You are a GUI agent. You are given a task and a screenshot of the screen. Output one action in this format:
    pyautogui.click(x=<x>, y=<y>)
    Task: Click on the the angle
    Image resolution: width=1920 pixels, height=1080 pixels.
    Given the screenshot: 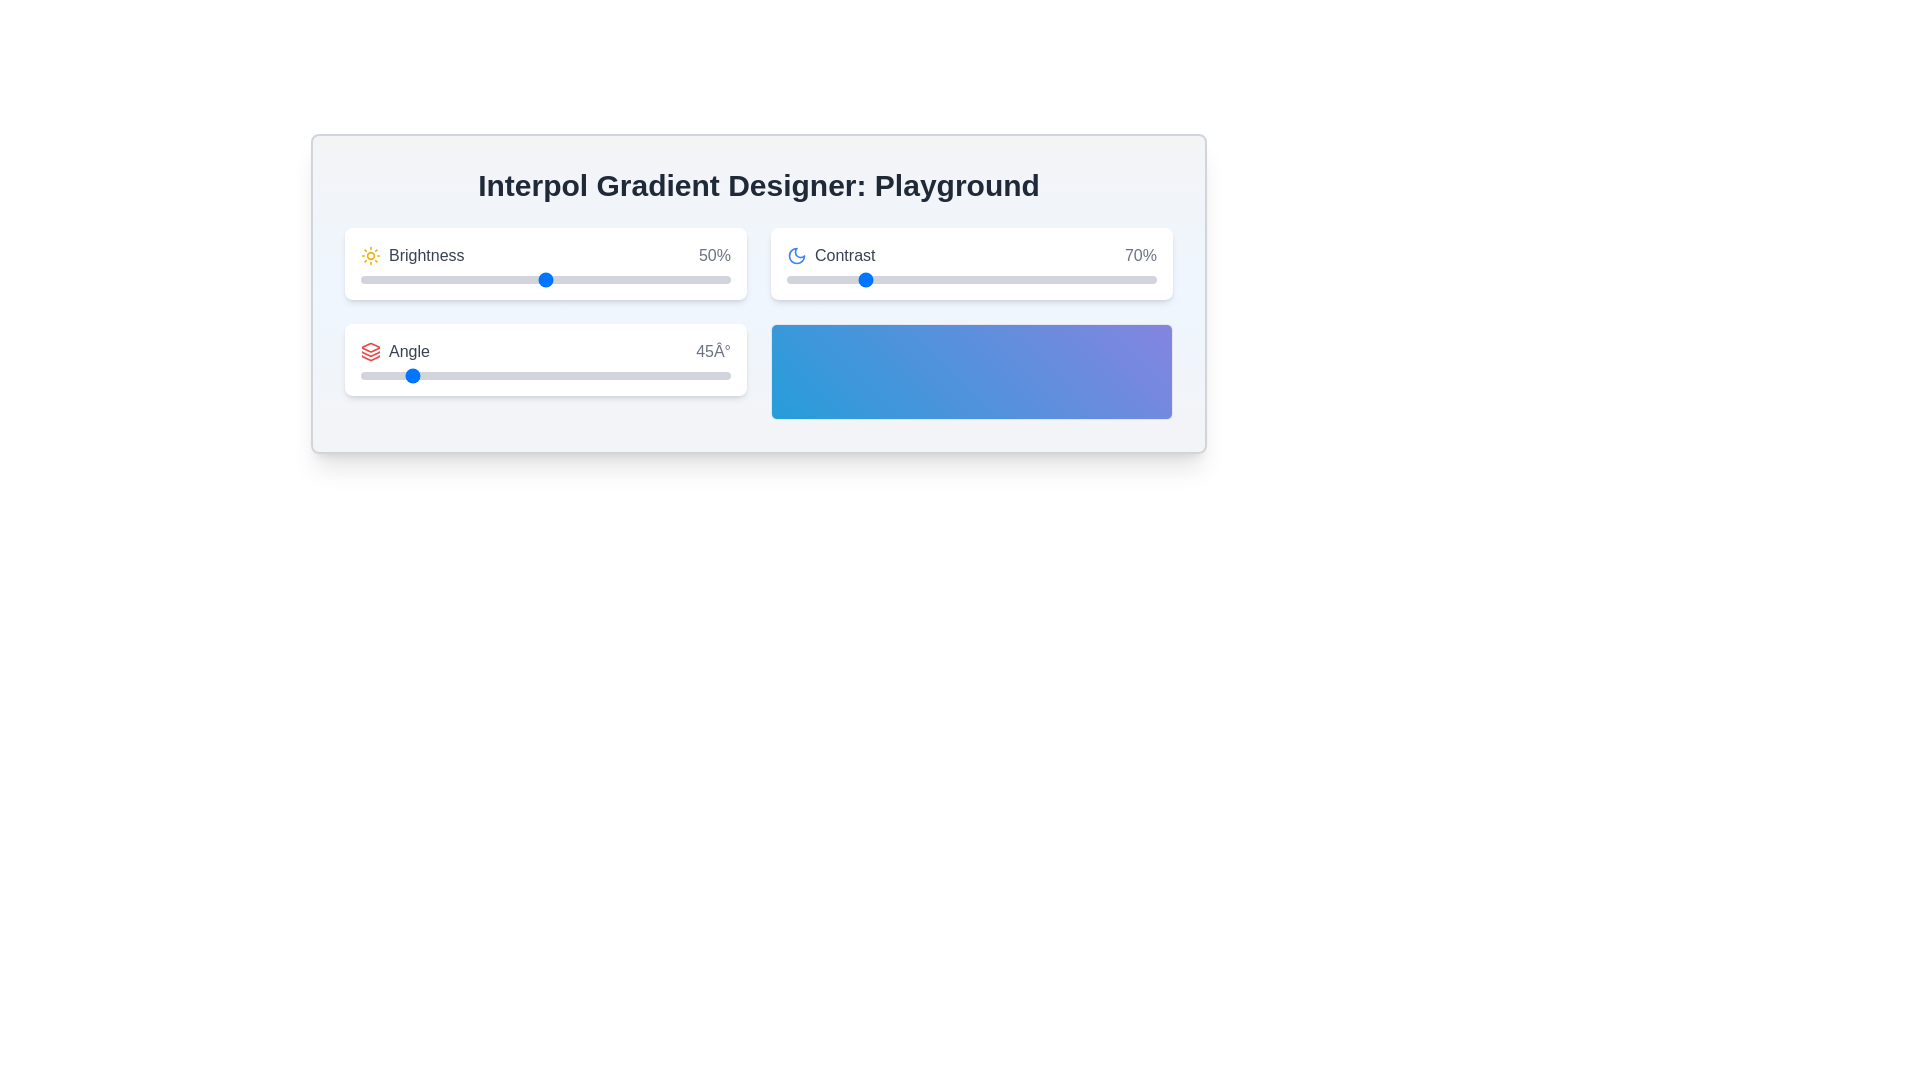 What is the action you would take?
    pyautogui.click(x=674, y=375)
    